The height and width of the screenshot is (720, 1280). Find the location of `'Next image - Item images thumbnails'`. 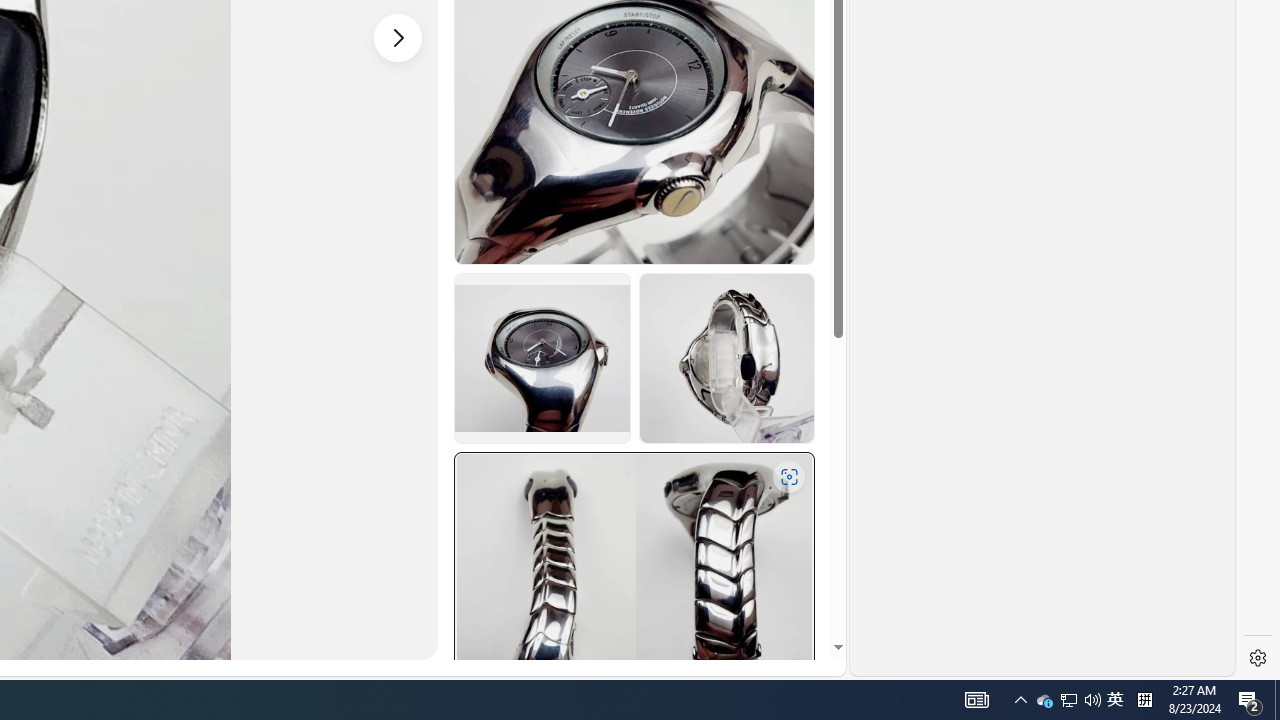

'Next image - Item images thumbnails' is located at coordinates (398, 37).